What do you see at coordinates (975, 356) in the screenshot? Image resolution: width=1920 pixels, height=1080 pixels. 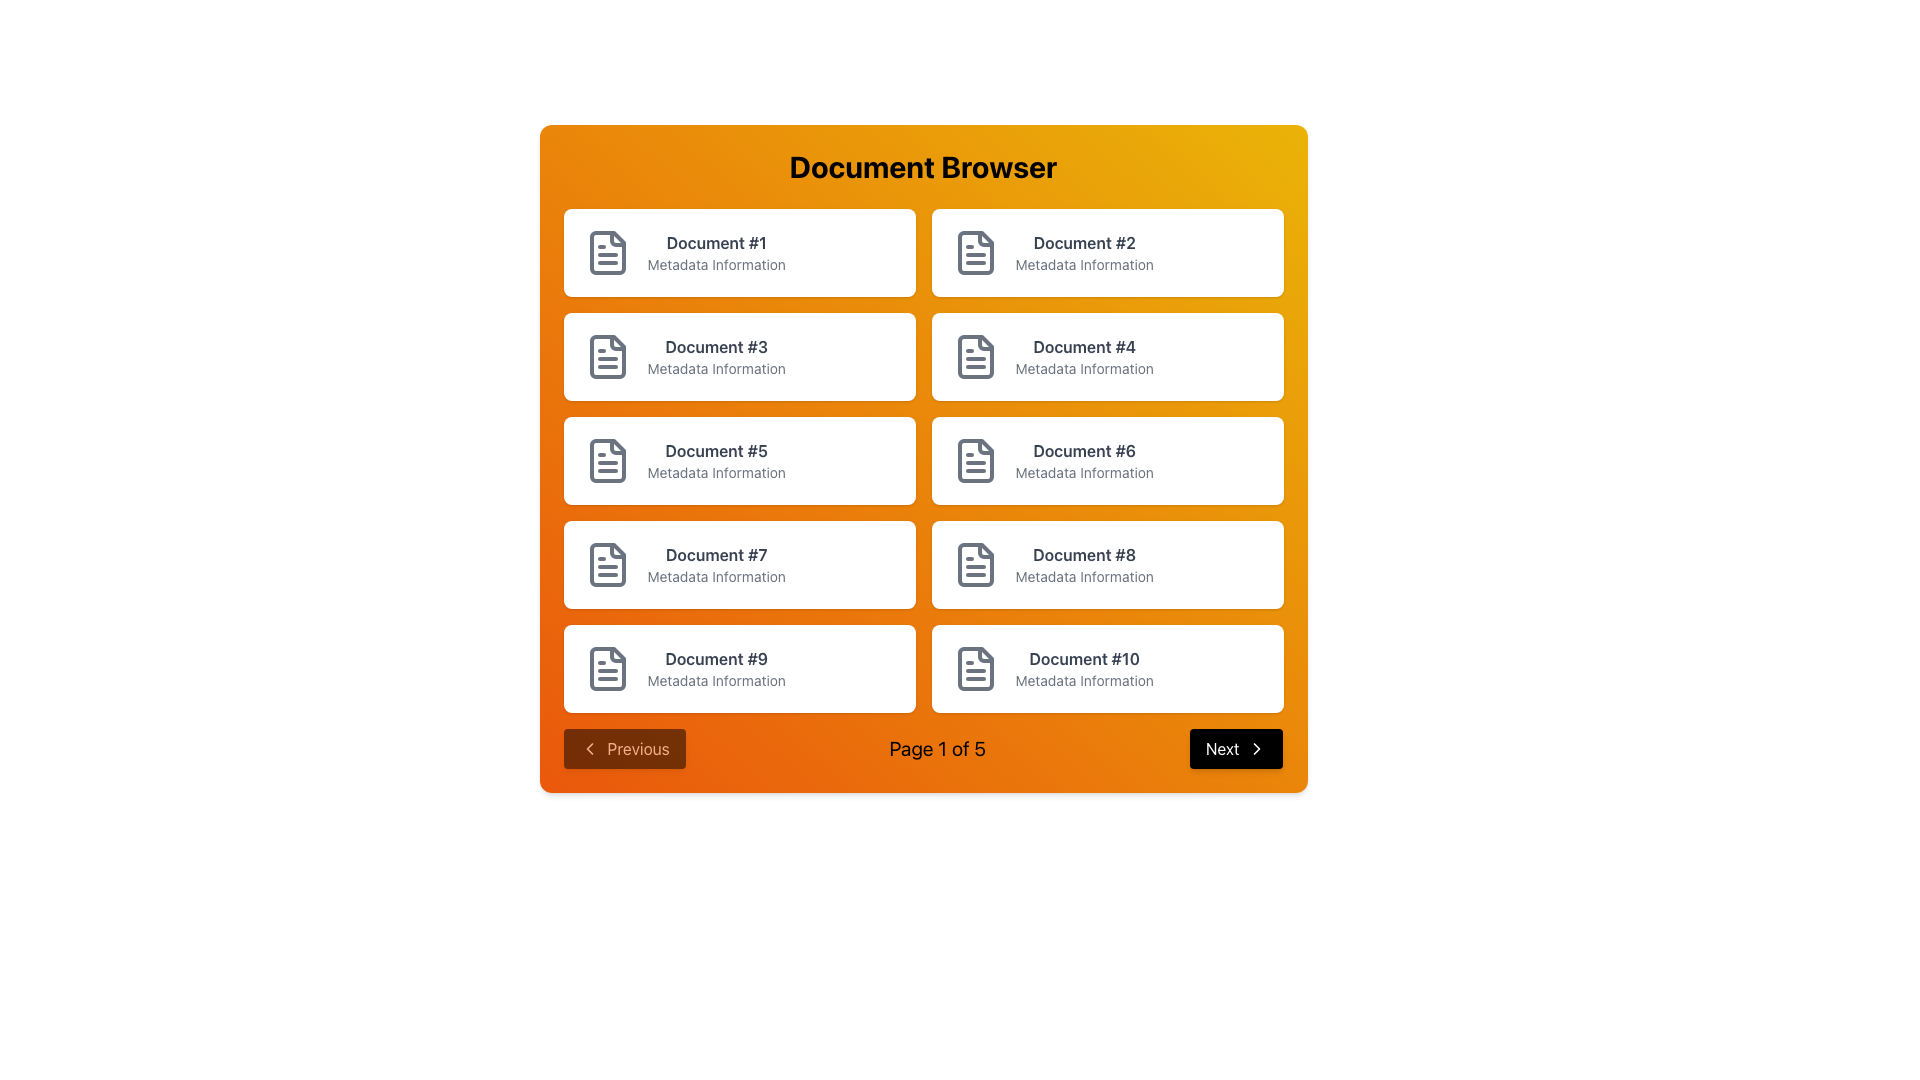 I see `the document icon, which is a slate gray outline within a rounded card` at bounding box center [975, 356].